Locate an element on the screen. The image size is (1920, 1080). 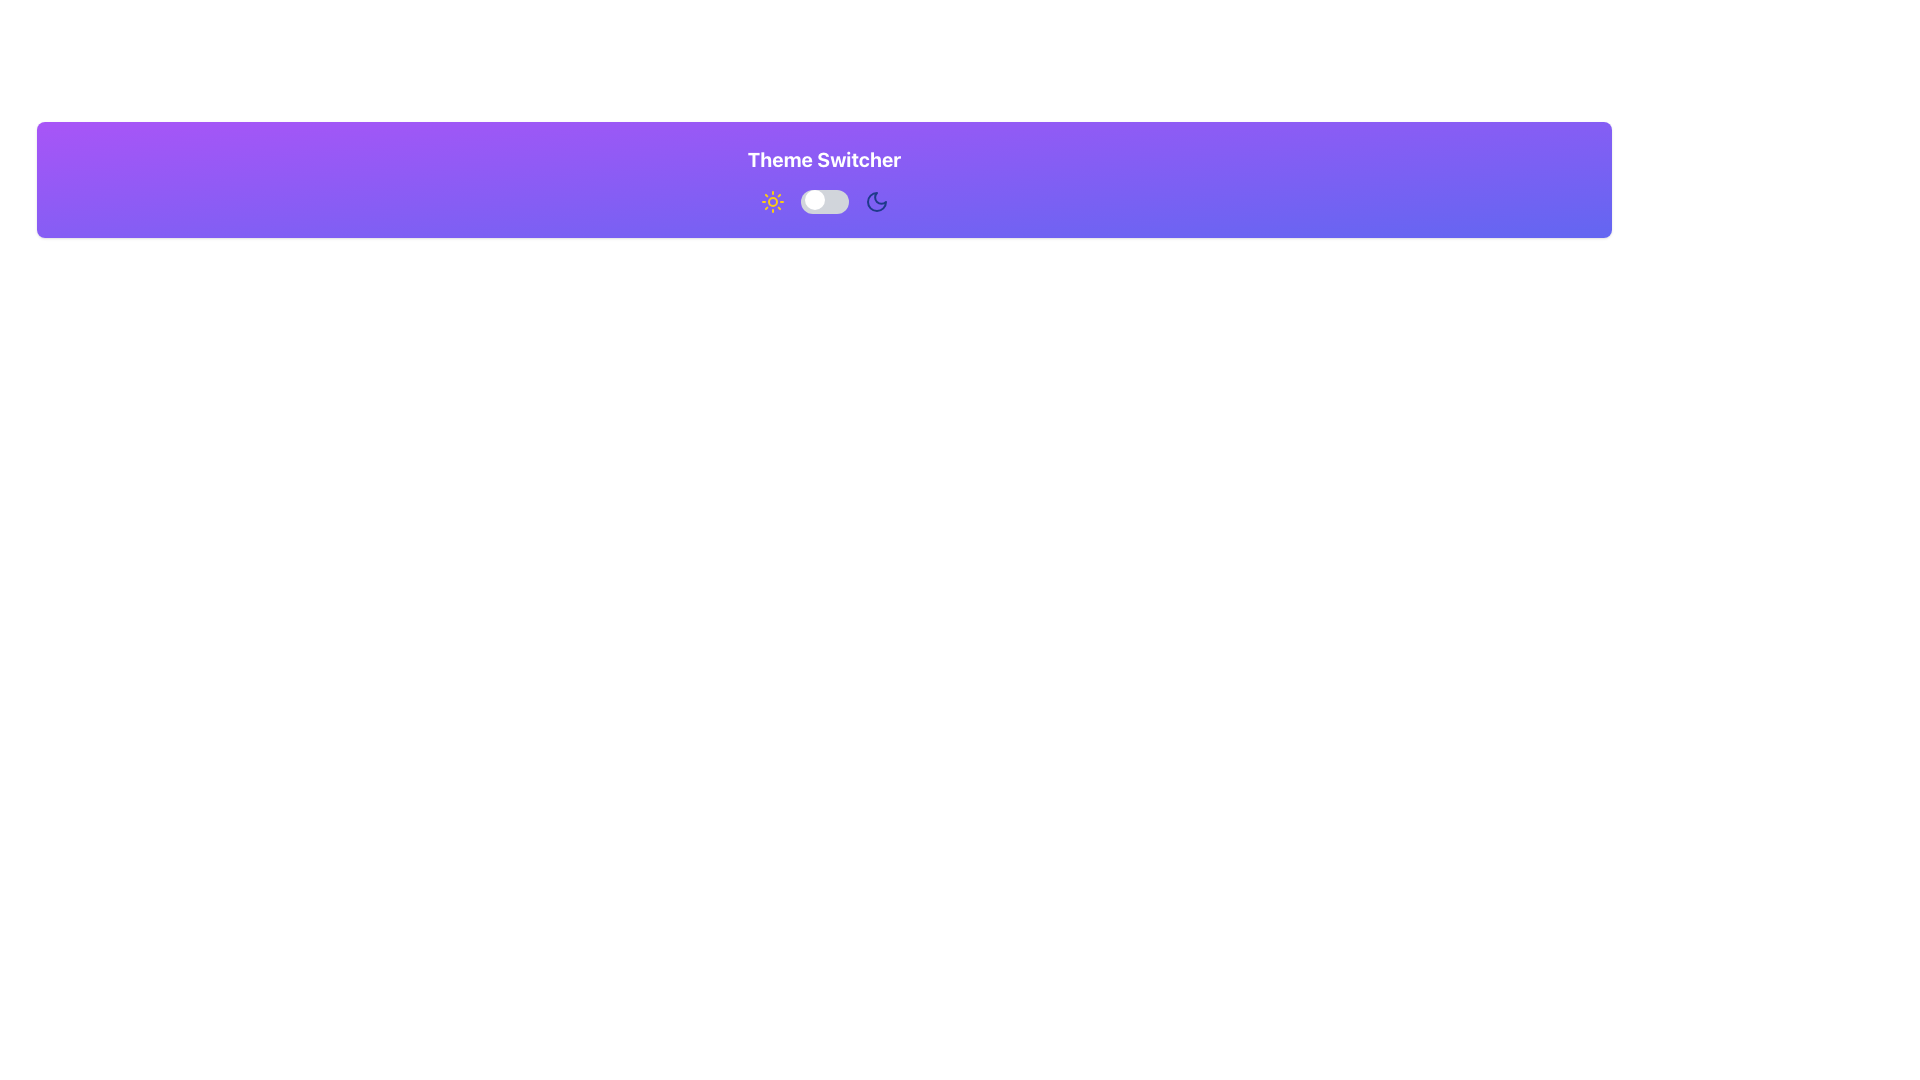
the crescent moon-shaped icon filled with blue, which is the third element in a horizontal row within the header bar, positioned to the right of a toggle switch is located at coordinates (876, 201).